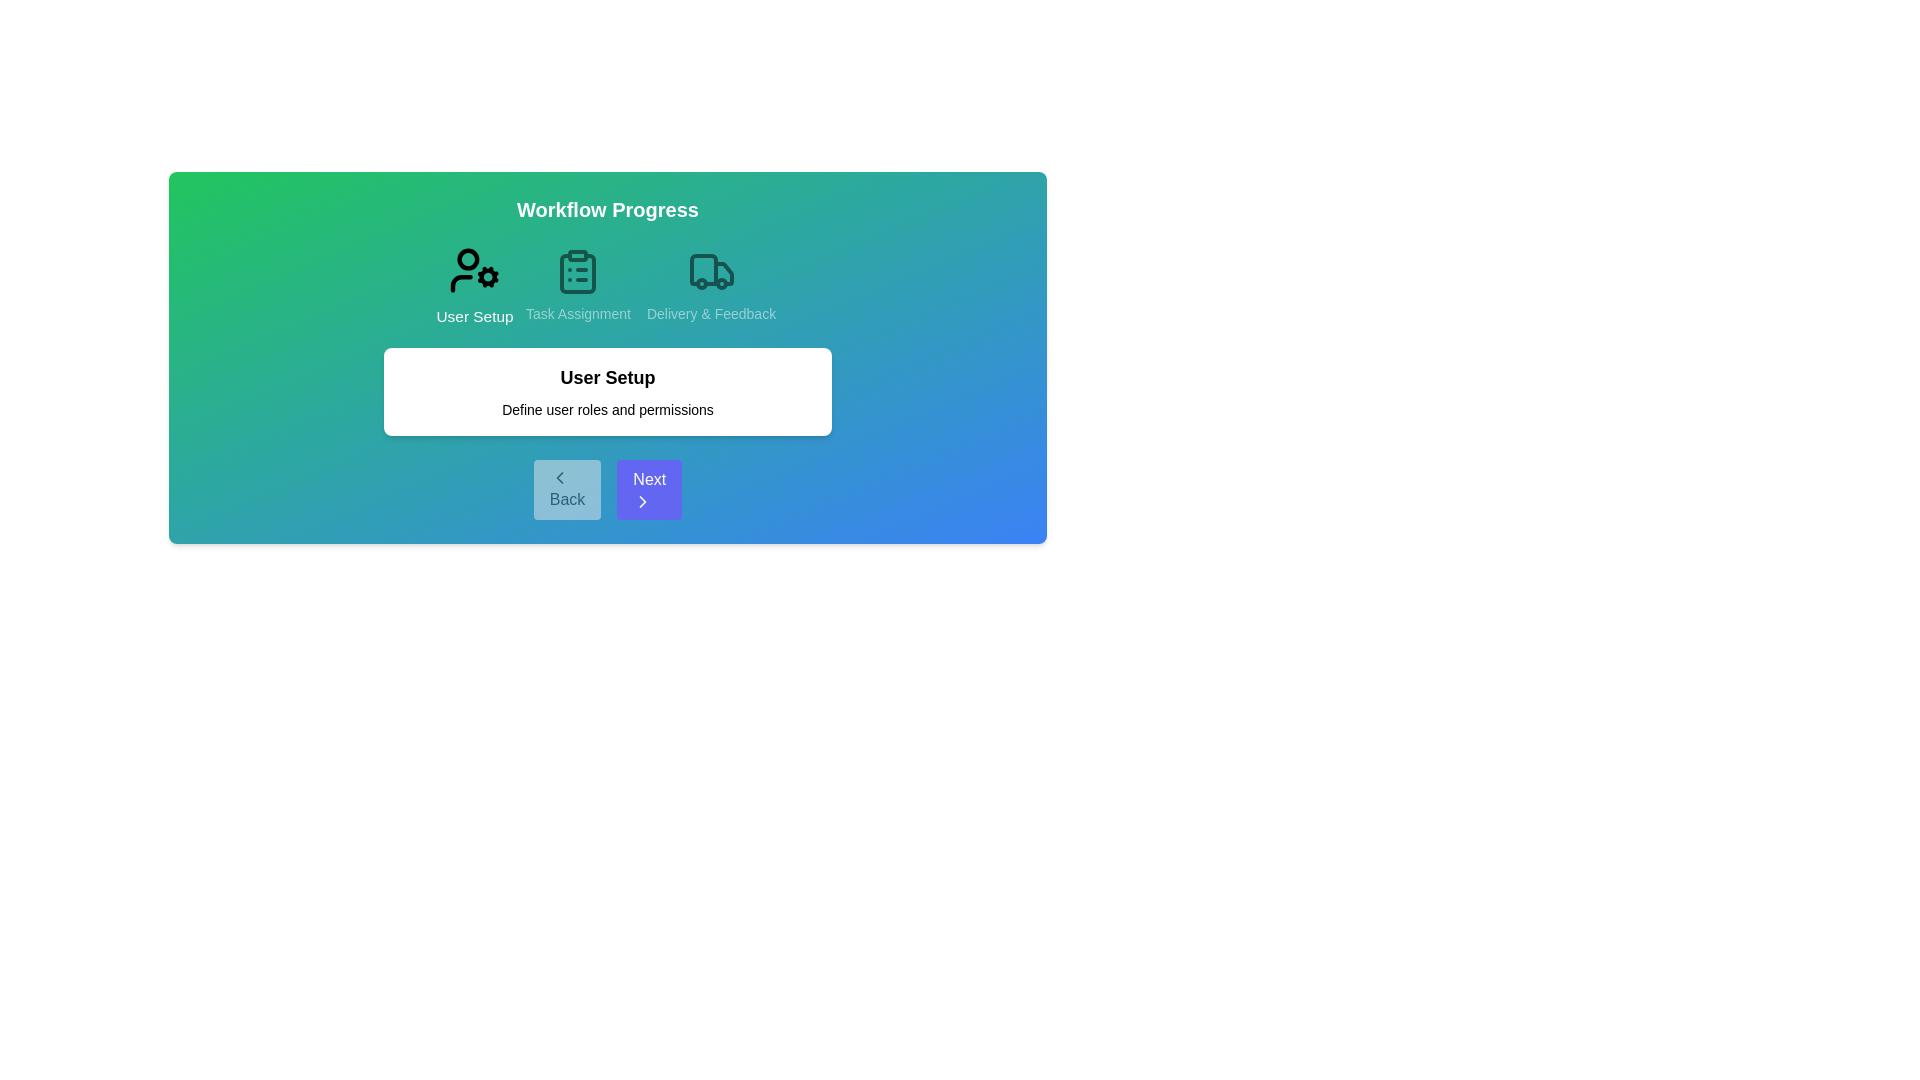  What do you see at coordinates (607, 378) in the screenshot?
I see `the text 'User Setup' from the component` at bounding box center [607, 378].